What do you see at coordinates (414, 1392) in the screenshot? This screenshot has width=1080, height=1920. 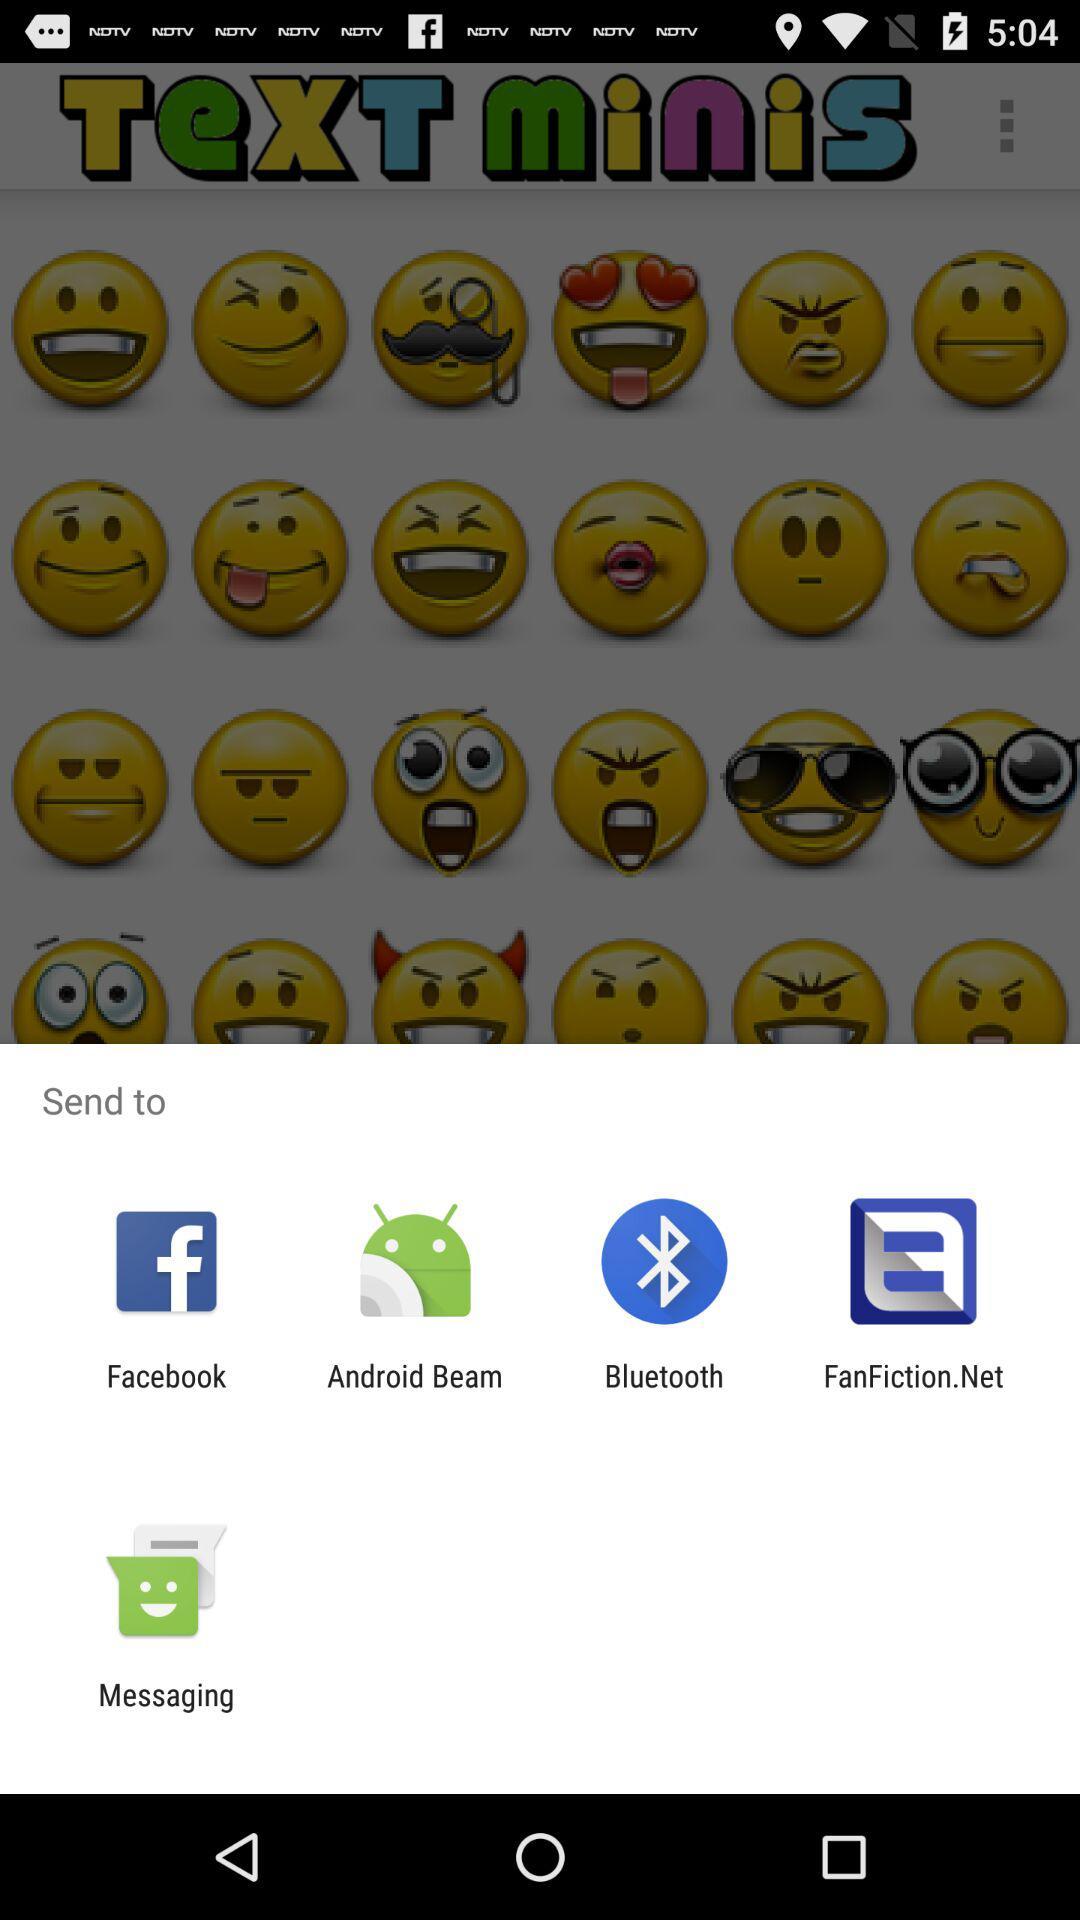 I see `the app to the right of facebook app` at bounding box center [414, 1392].